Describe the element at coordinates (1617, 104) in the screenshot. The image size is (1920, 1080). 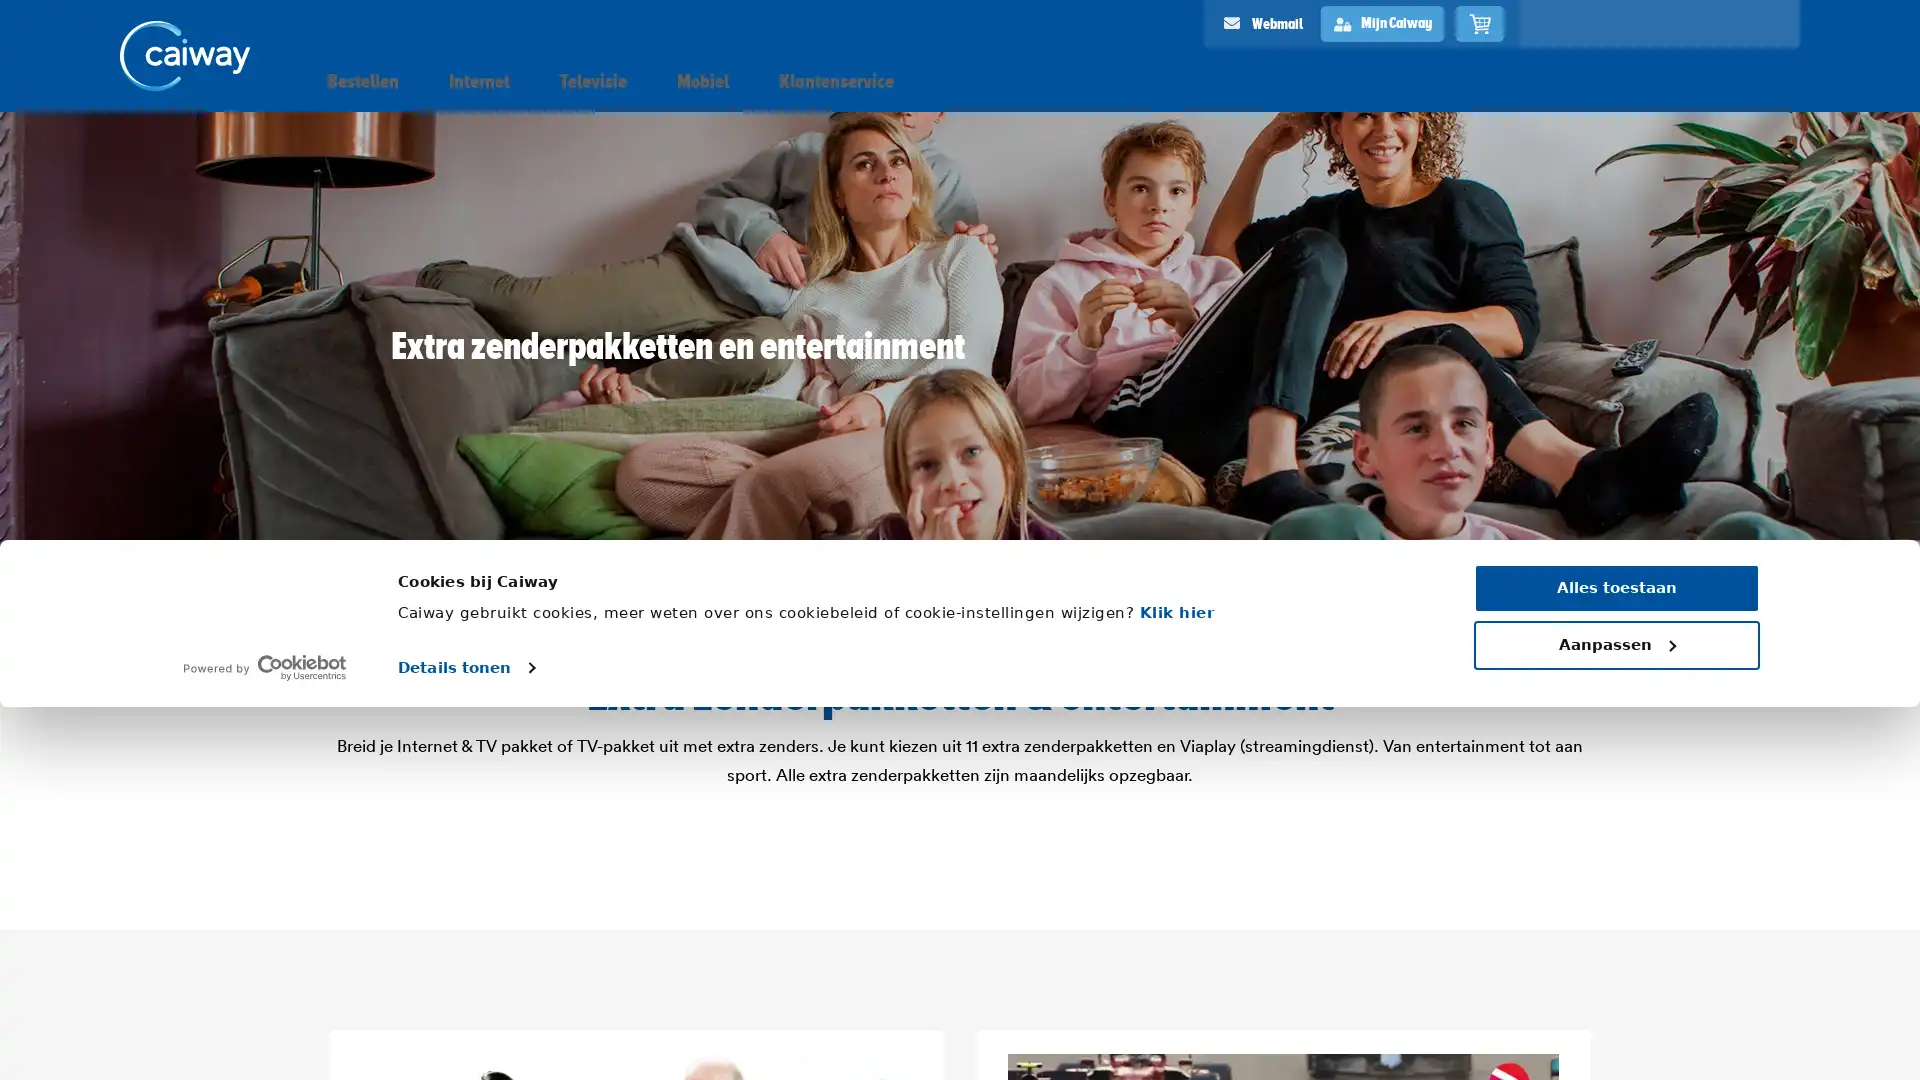
I see `Aanpassen` at that location.